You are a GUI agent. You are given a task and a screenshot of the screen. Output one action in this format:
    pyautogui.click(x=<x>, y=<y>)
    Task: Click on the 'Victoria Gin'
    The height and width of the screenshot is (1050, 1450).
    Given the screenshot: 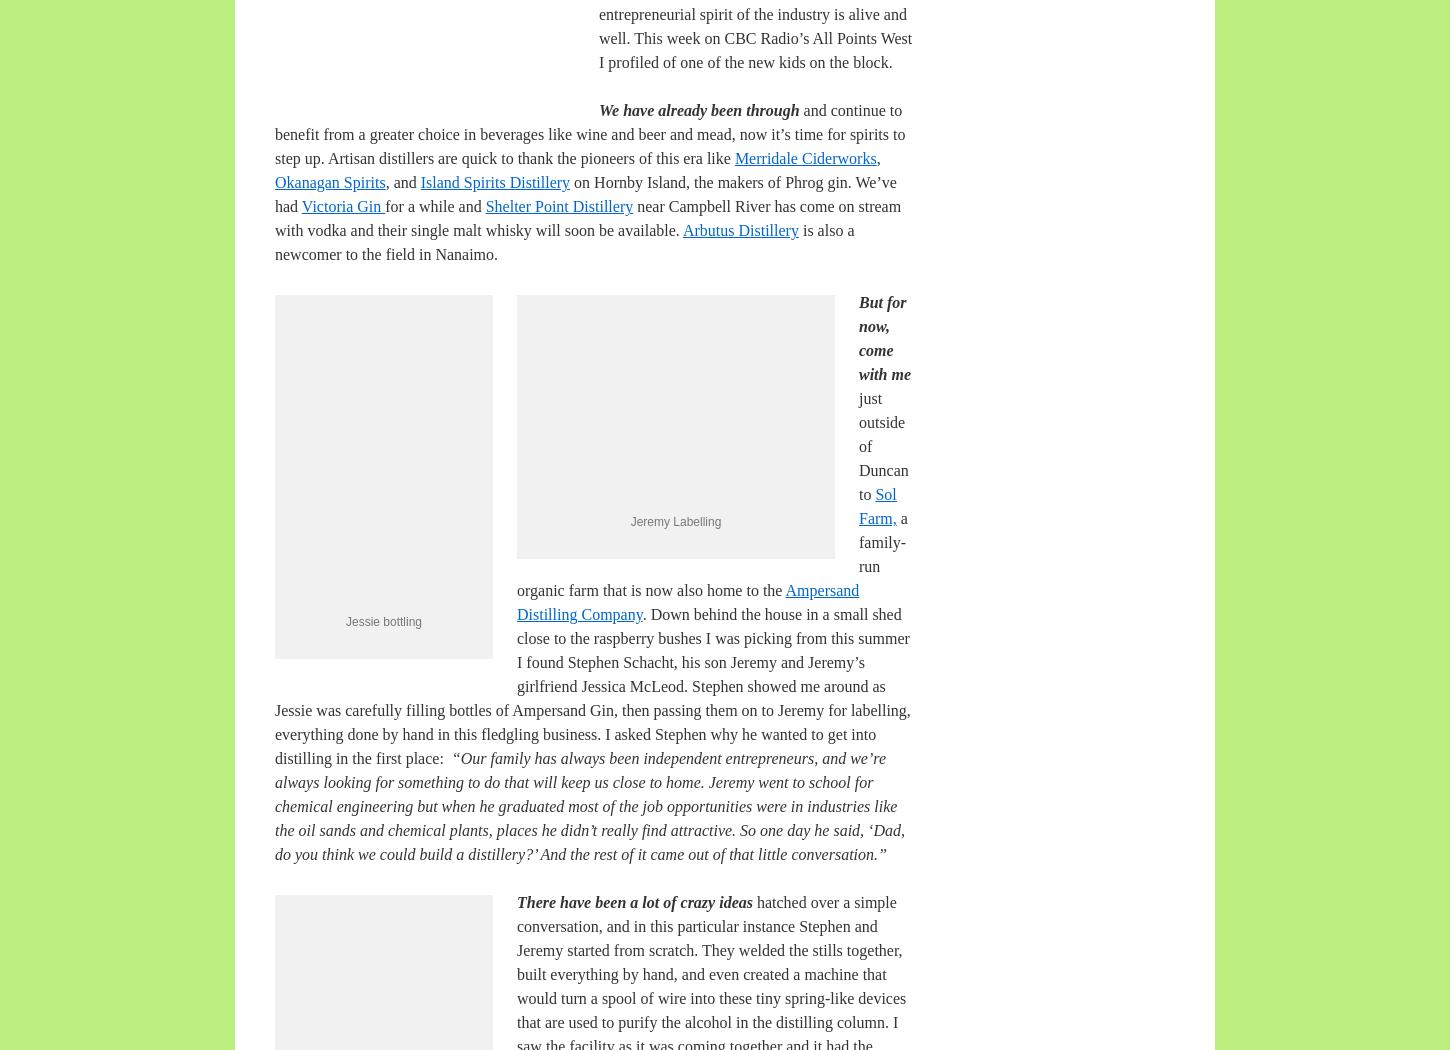 What is the action you would take?
    pyautogui.click(x=343, y=205)
    